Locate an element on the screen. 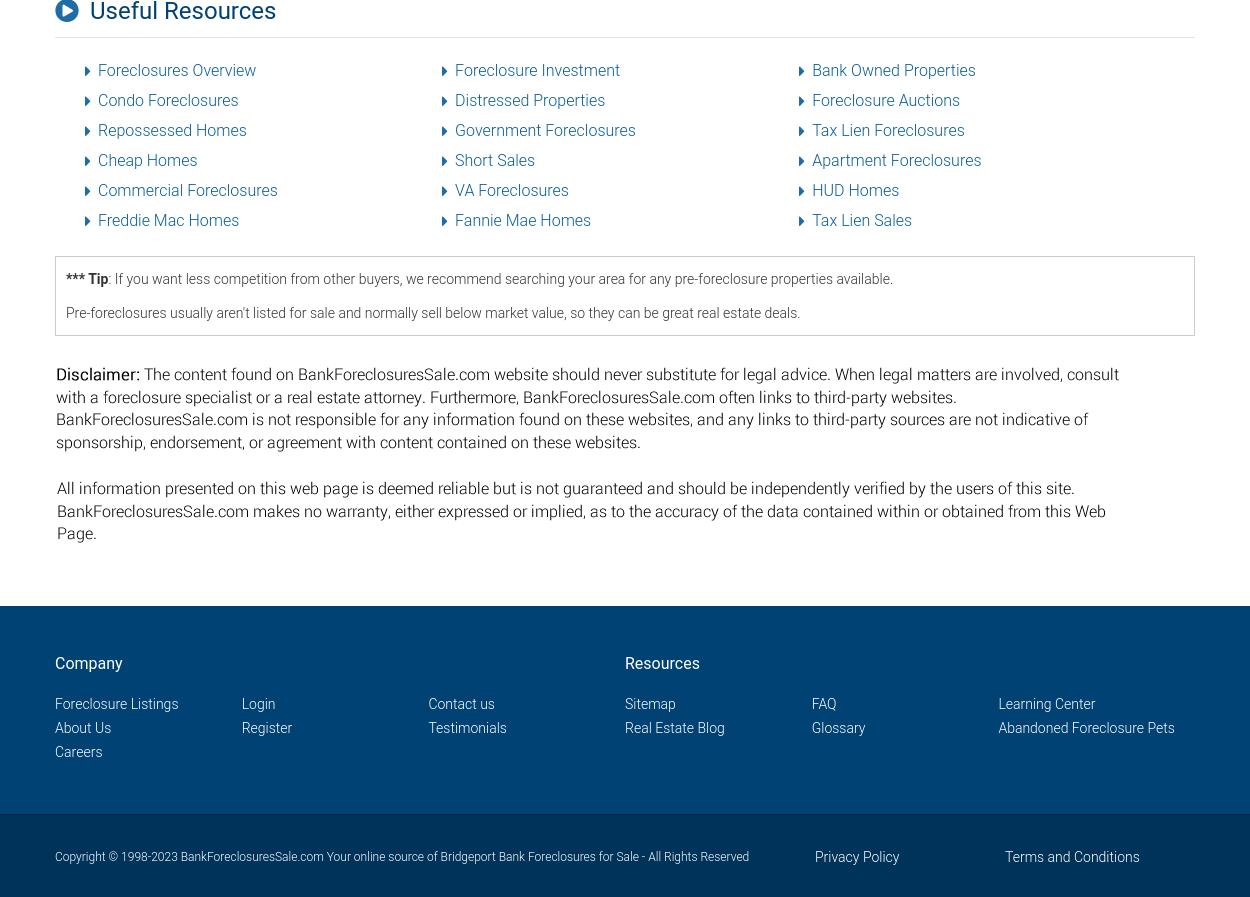 The image size is (1250, 897). 'Repossessed Homes' is located at coordinates (172, 129).